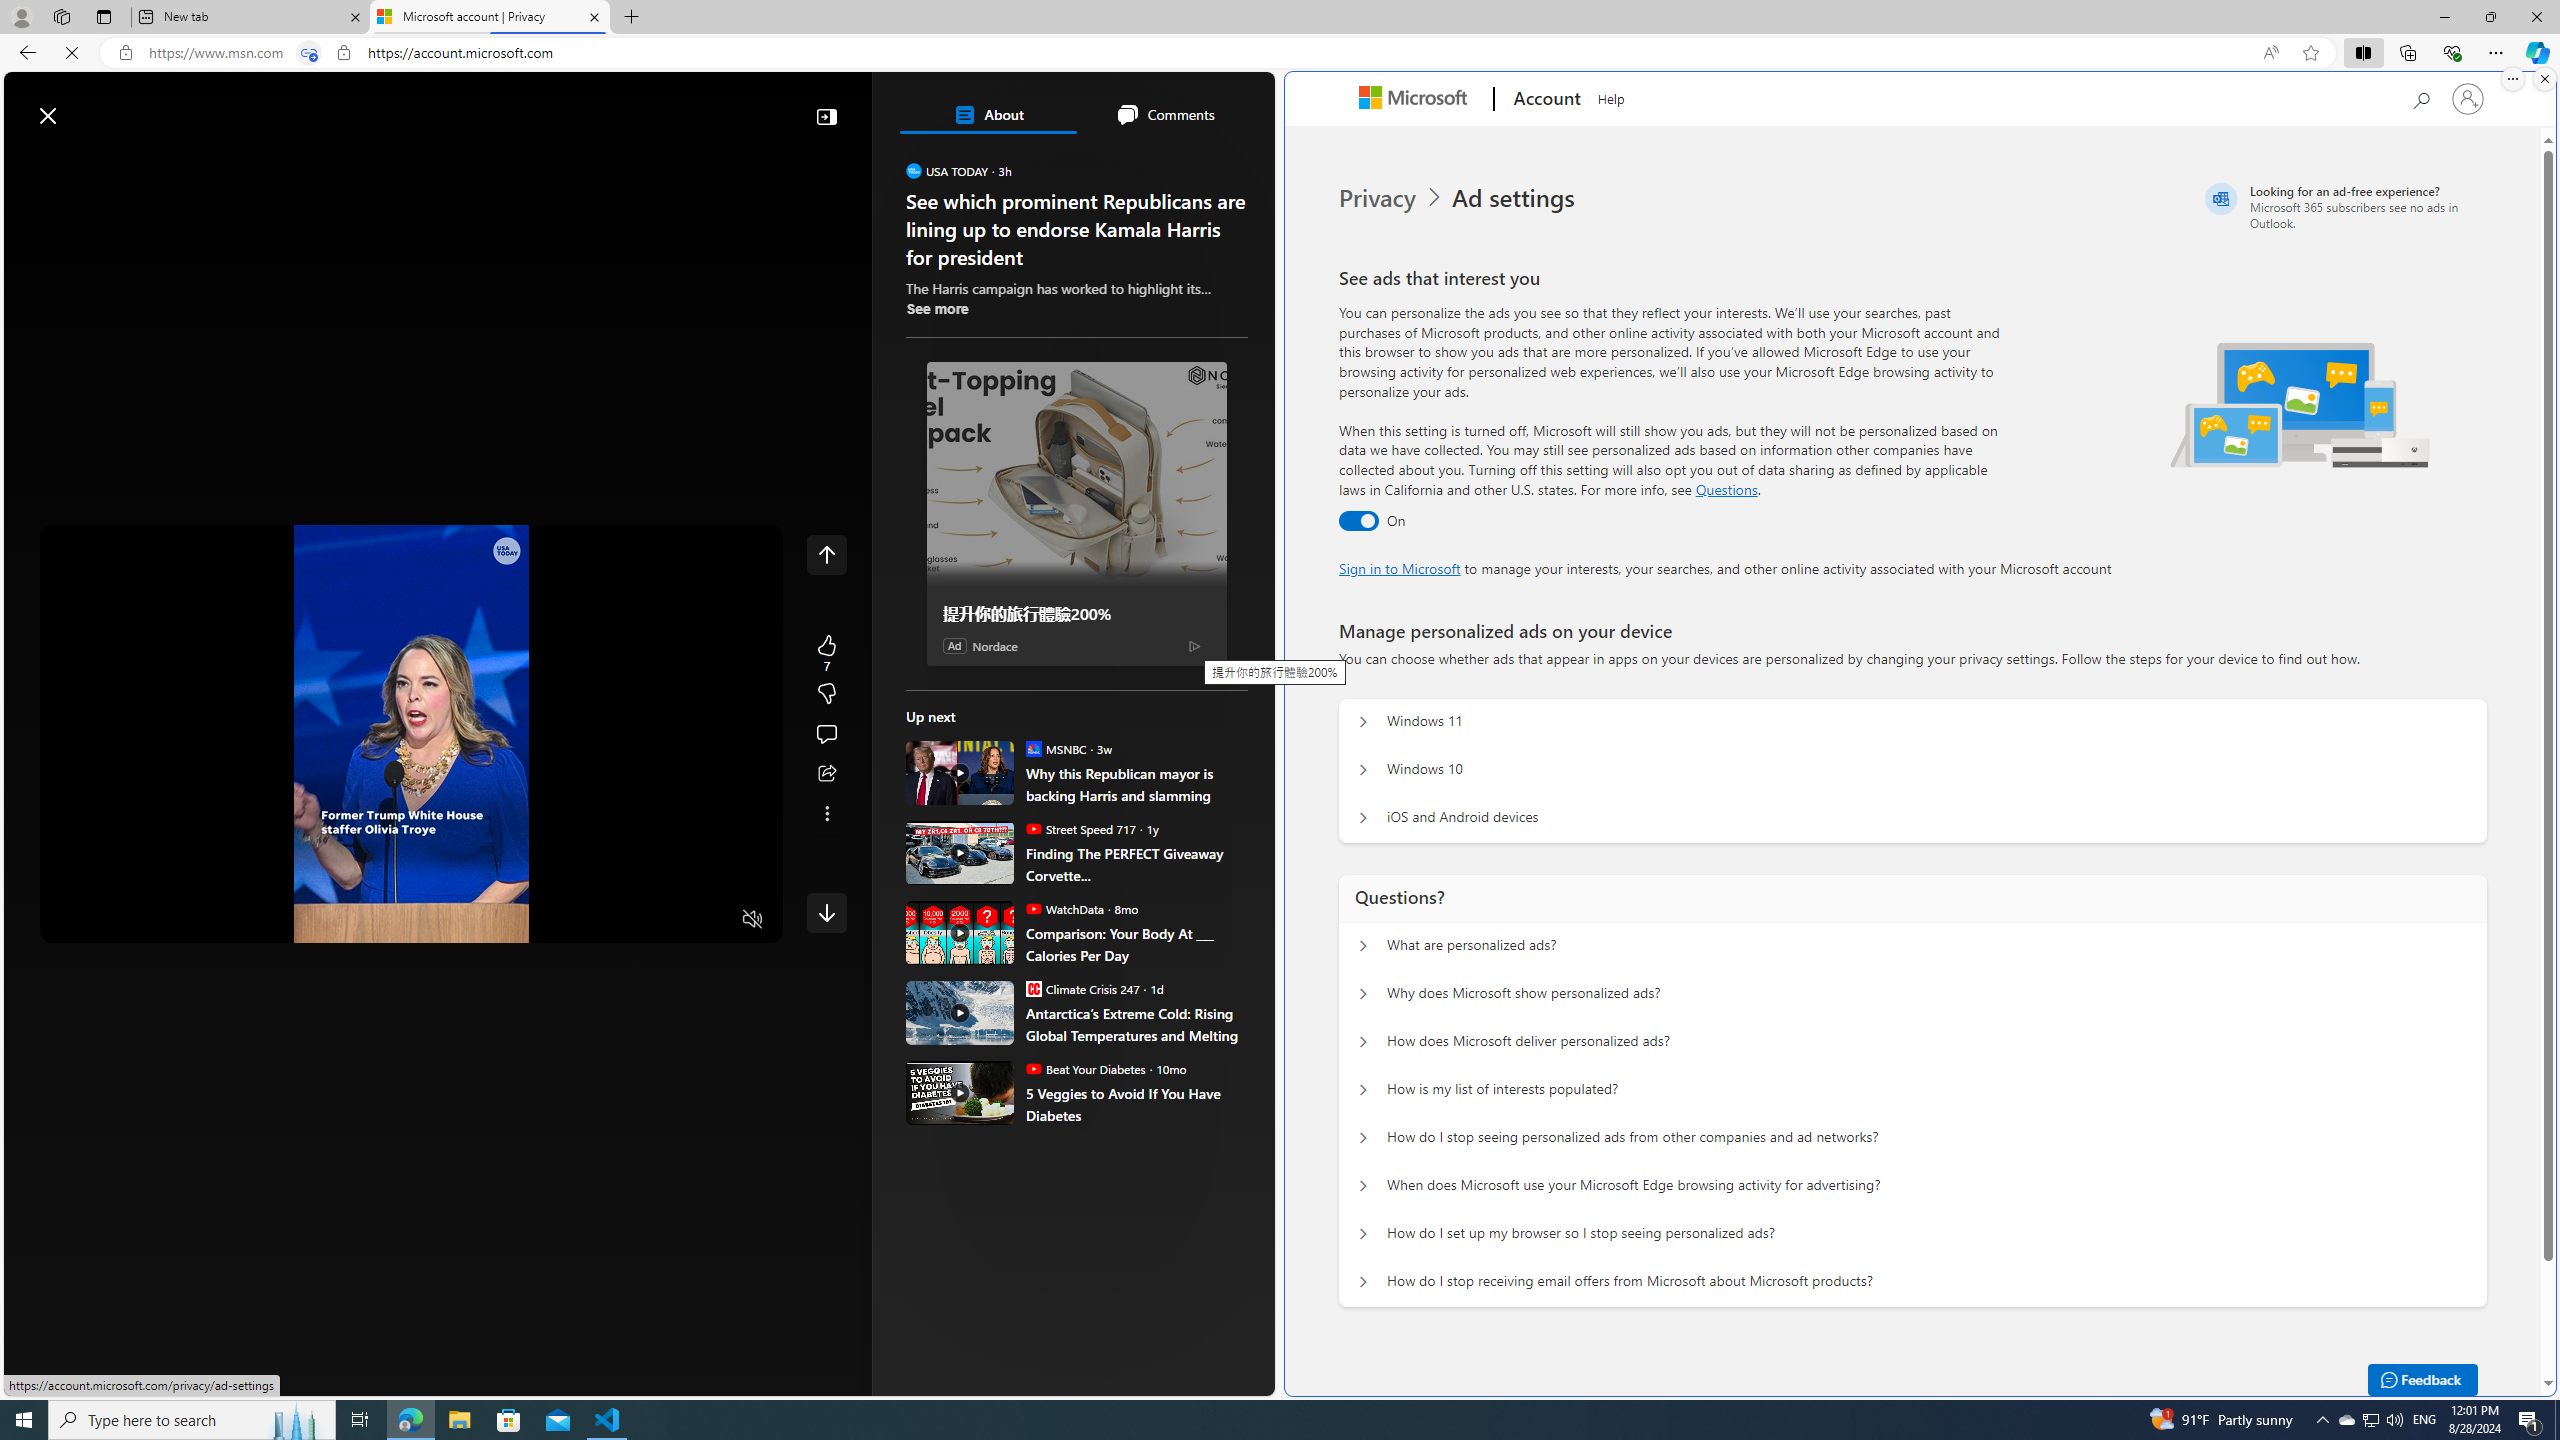 This screenshot has height=1440, width=2560. I want to click on 'Quality Settings', so click(633, 919).